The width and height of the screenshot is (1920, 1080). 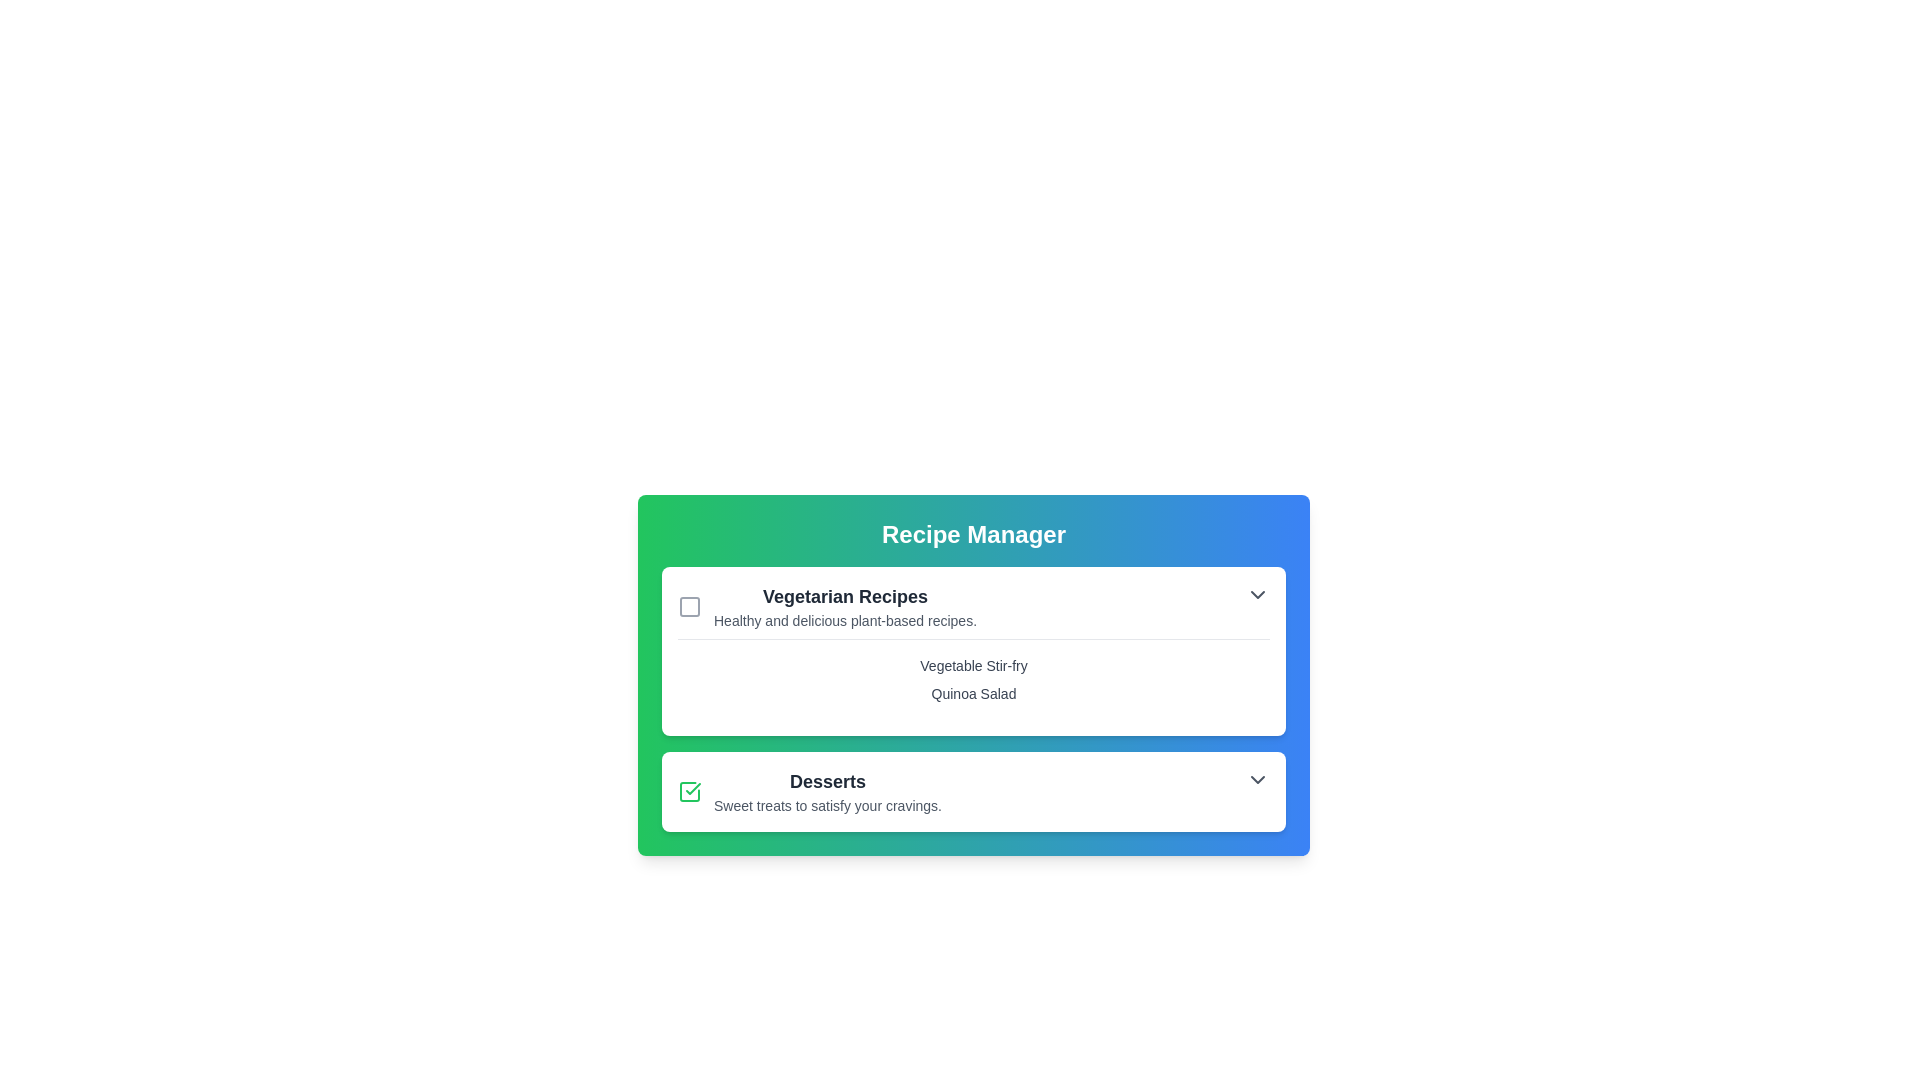 What do you see at coordinates (974, 534) in the screenshot?
I see `the heading element indicating the primary purpose of the recipe manager interface to read its text` at bounding box center [974, 534].